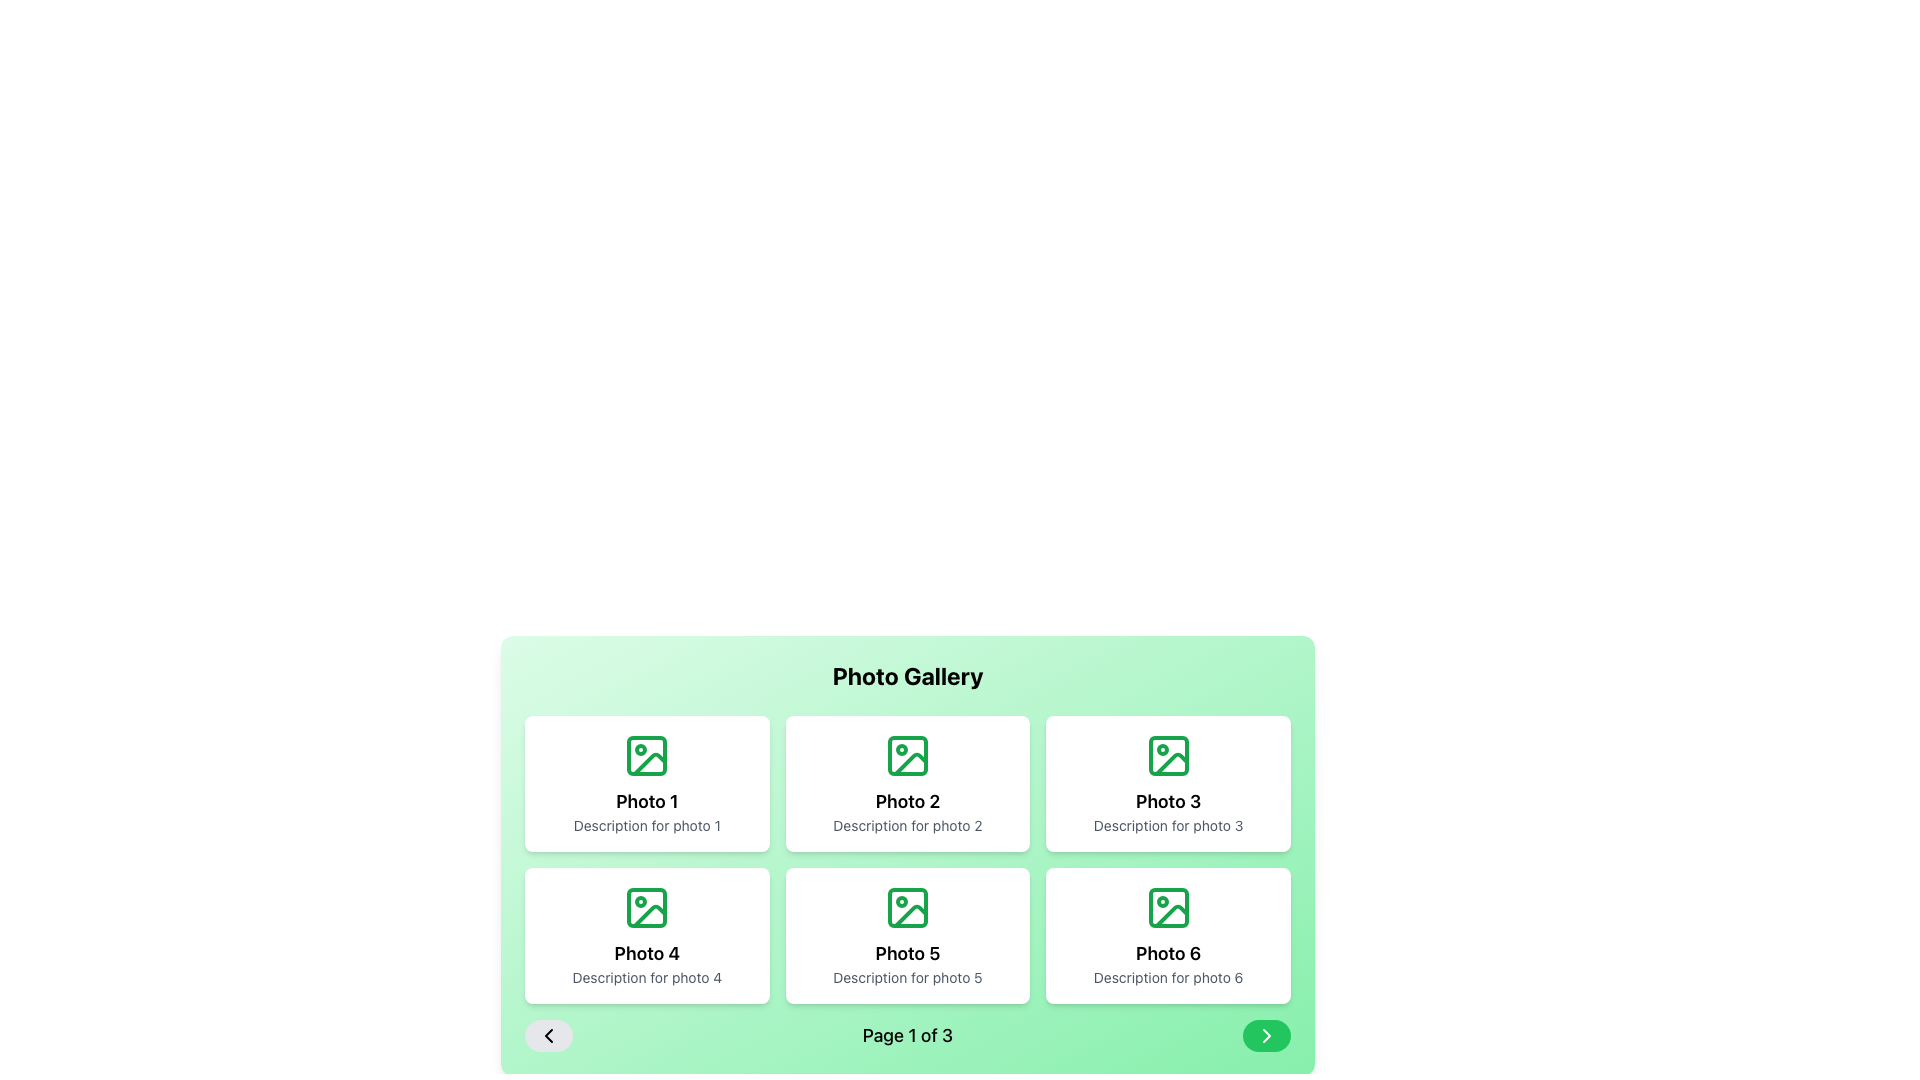  I want to click on the pagination navigation Icon button located at the bottom-right corner of the gallery section, so click(1266, 1035).